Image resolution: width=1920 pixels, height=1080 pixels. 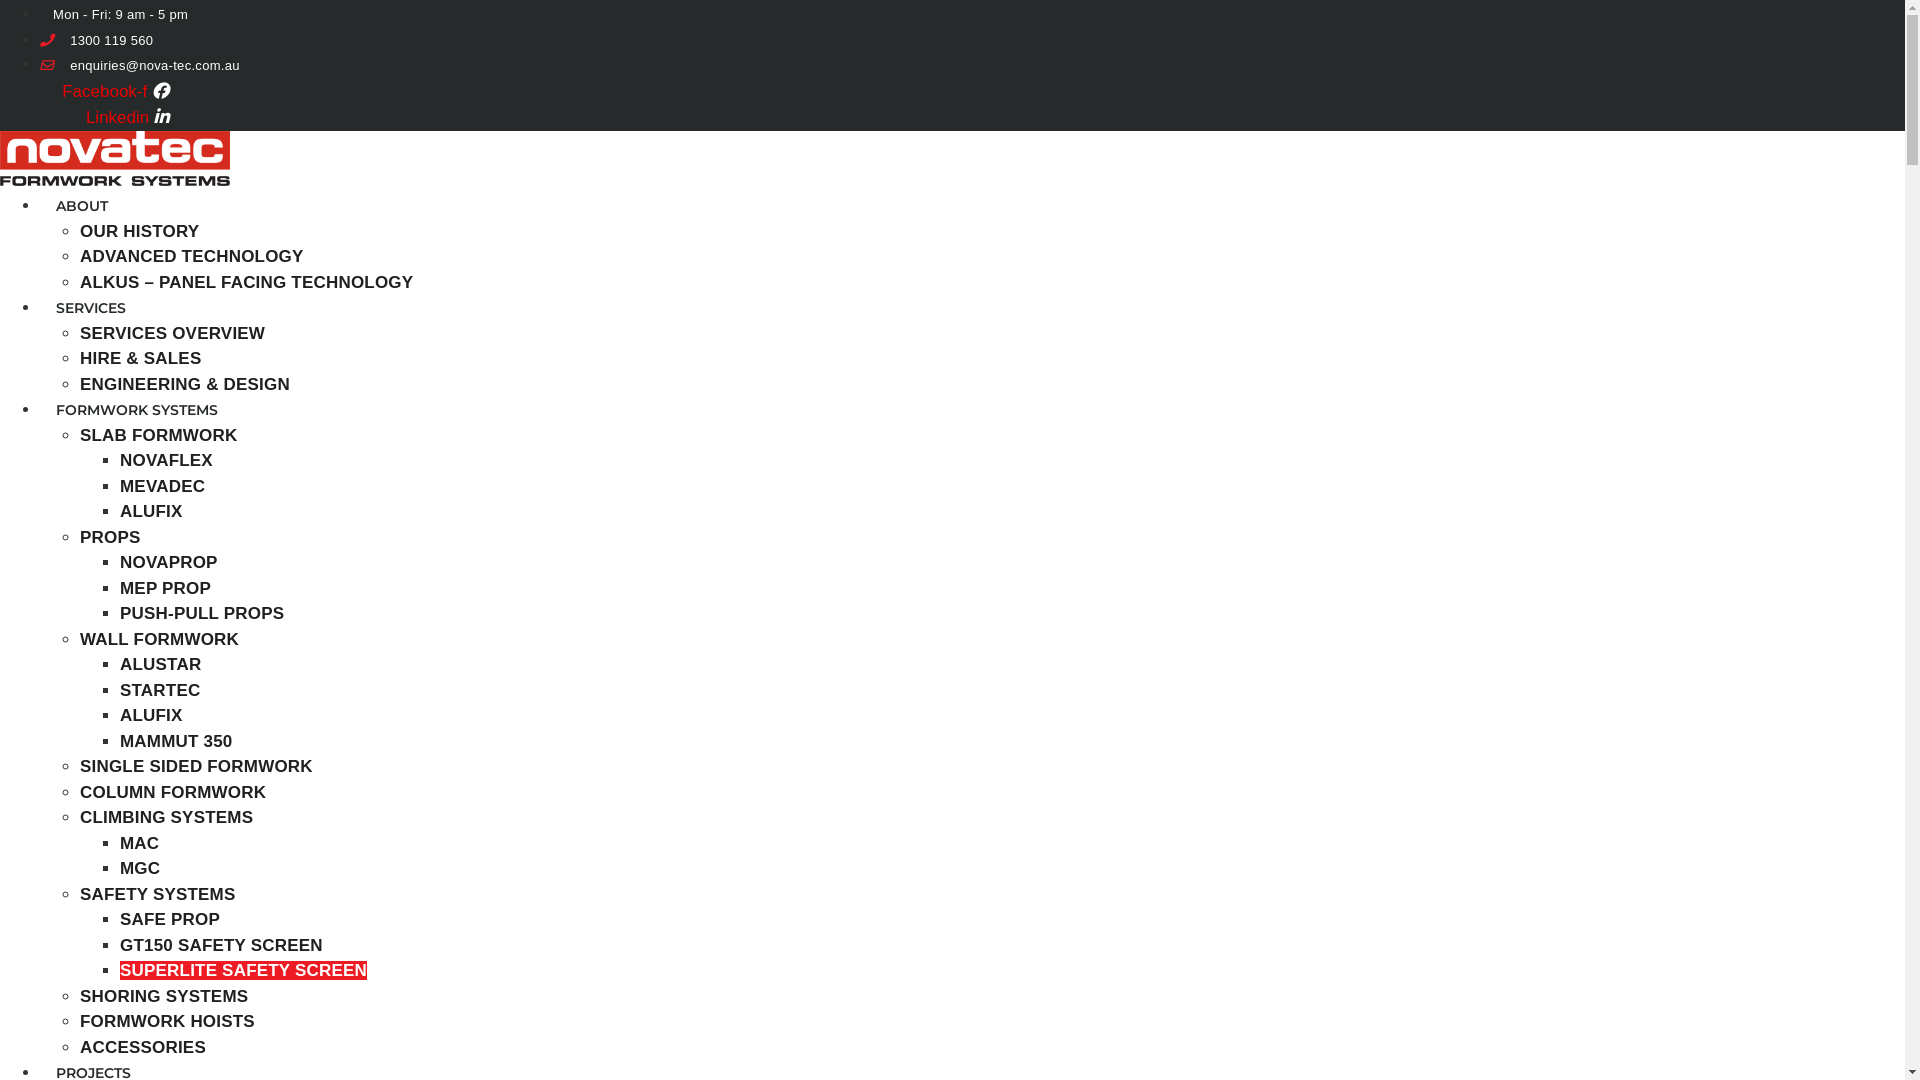 I want to click on 'ENGINEERING & DESIGN', so click(x=185, y=384).